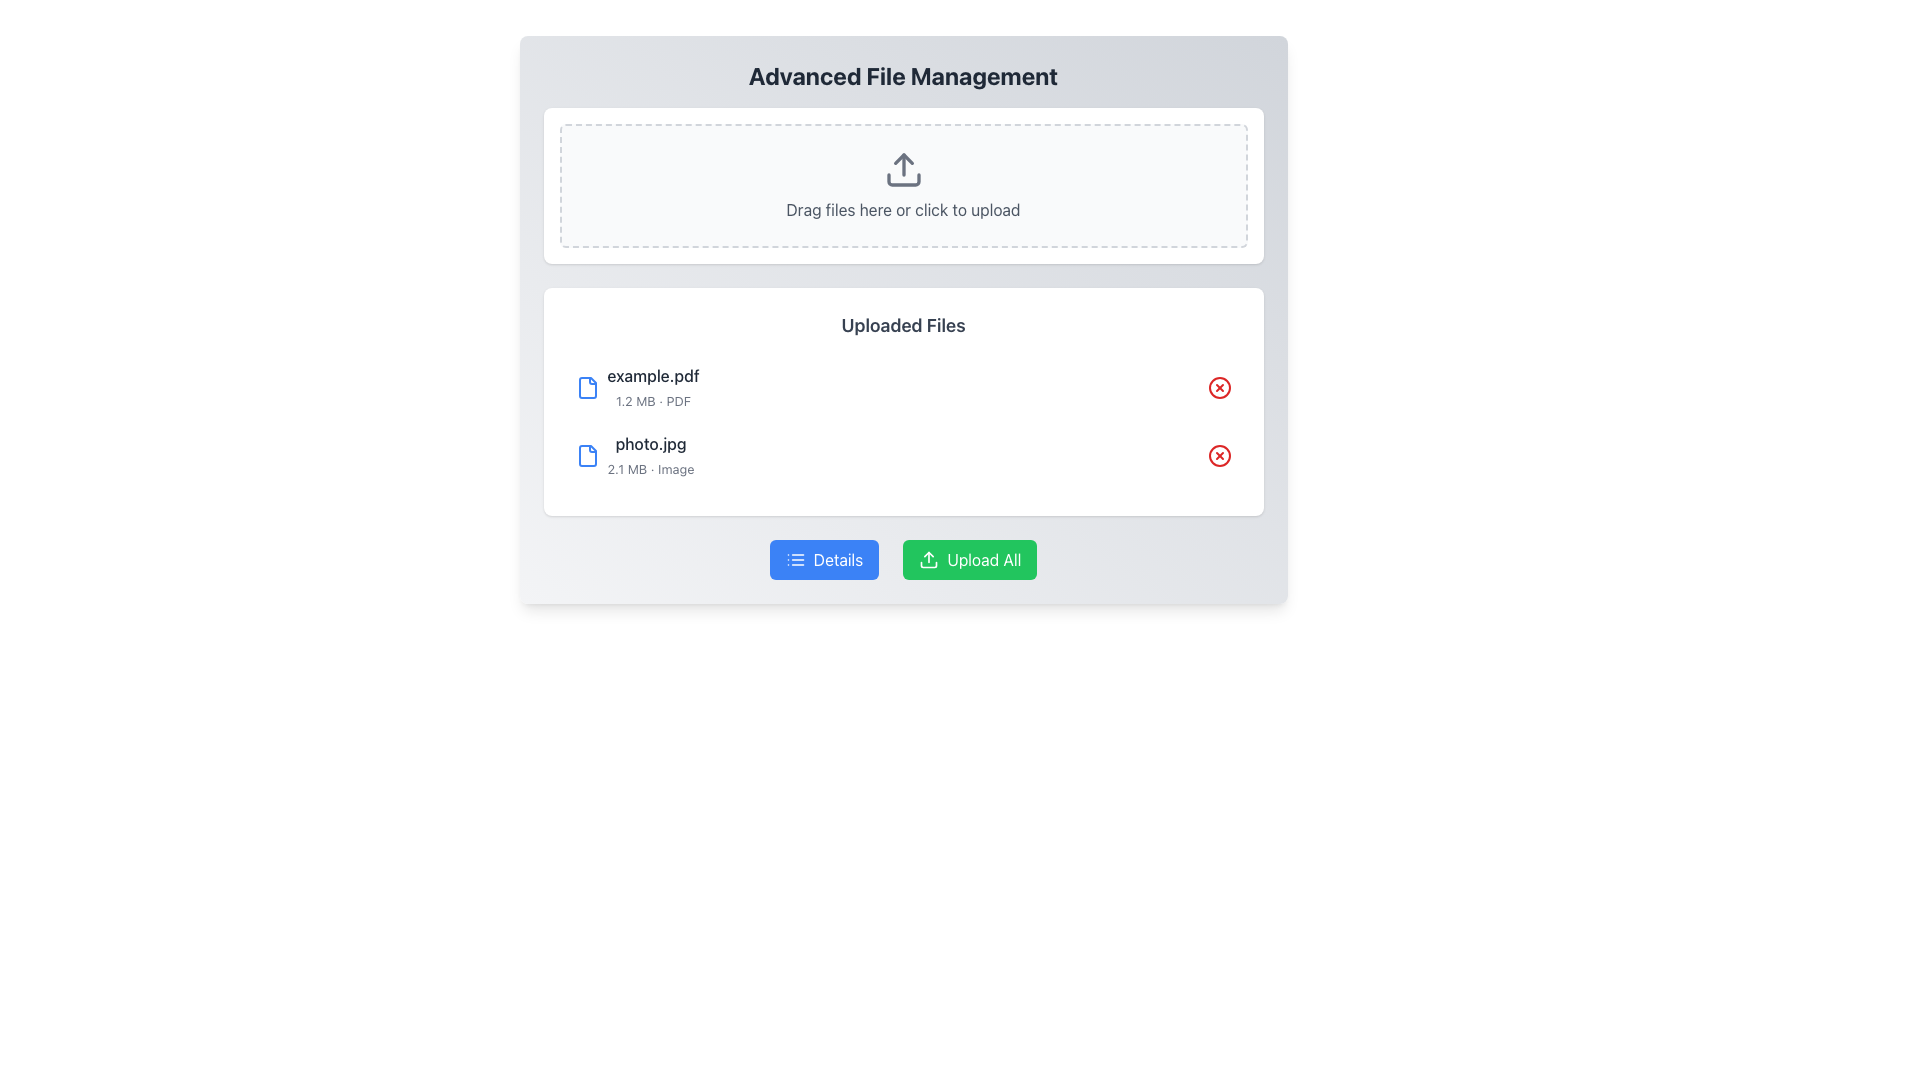  What do you see at coordinates (633, 455) in the screenshot?
I see `to select the second file entry in the 'Uploaded Files' section, which provides details about the file such as its name, type, and size` at bounding box center [633, 455].